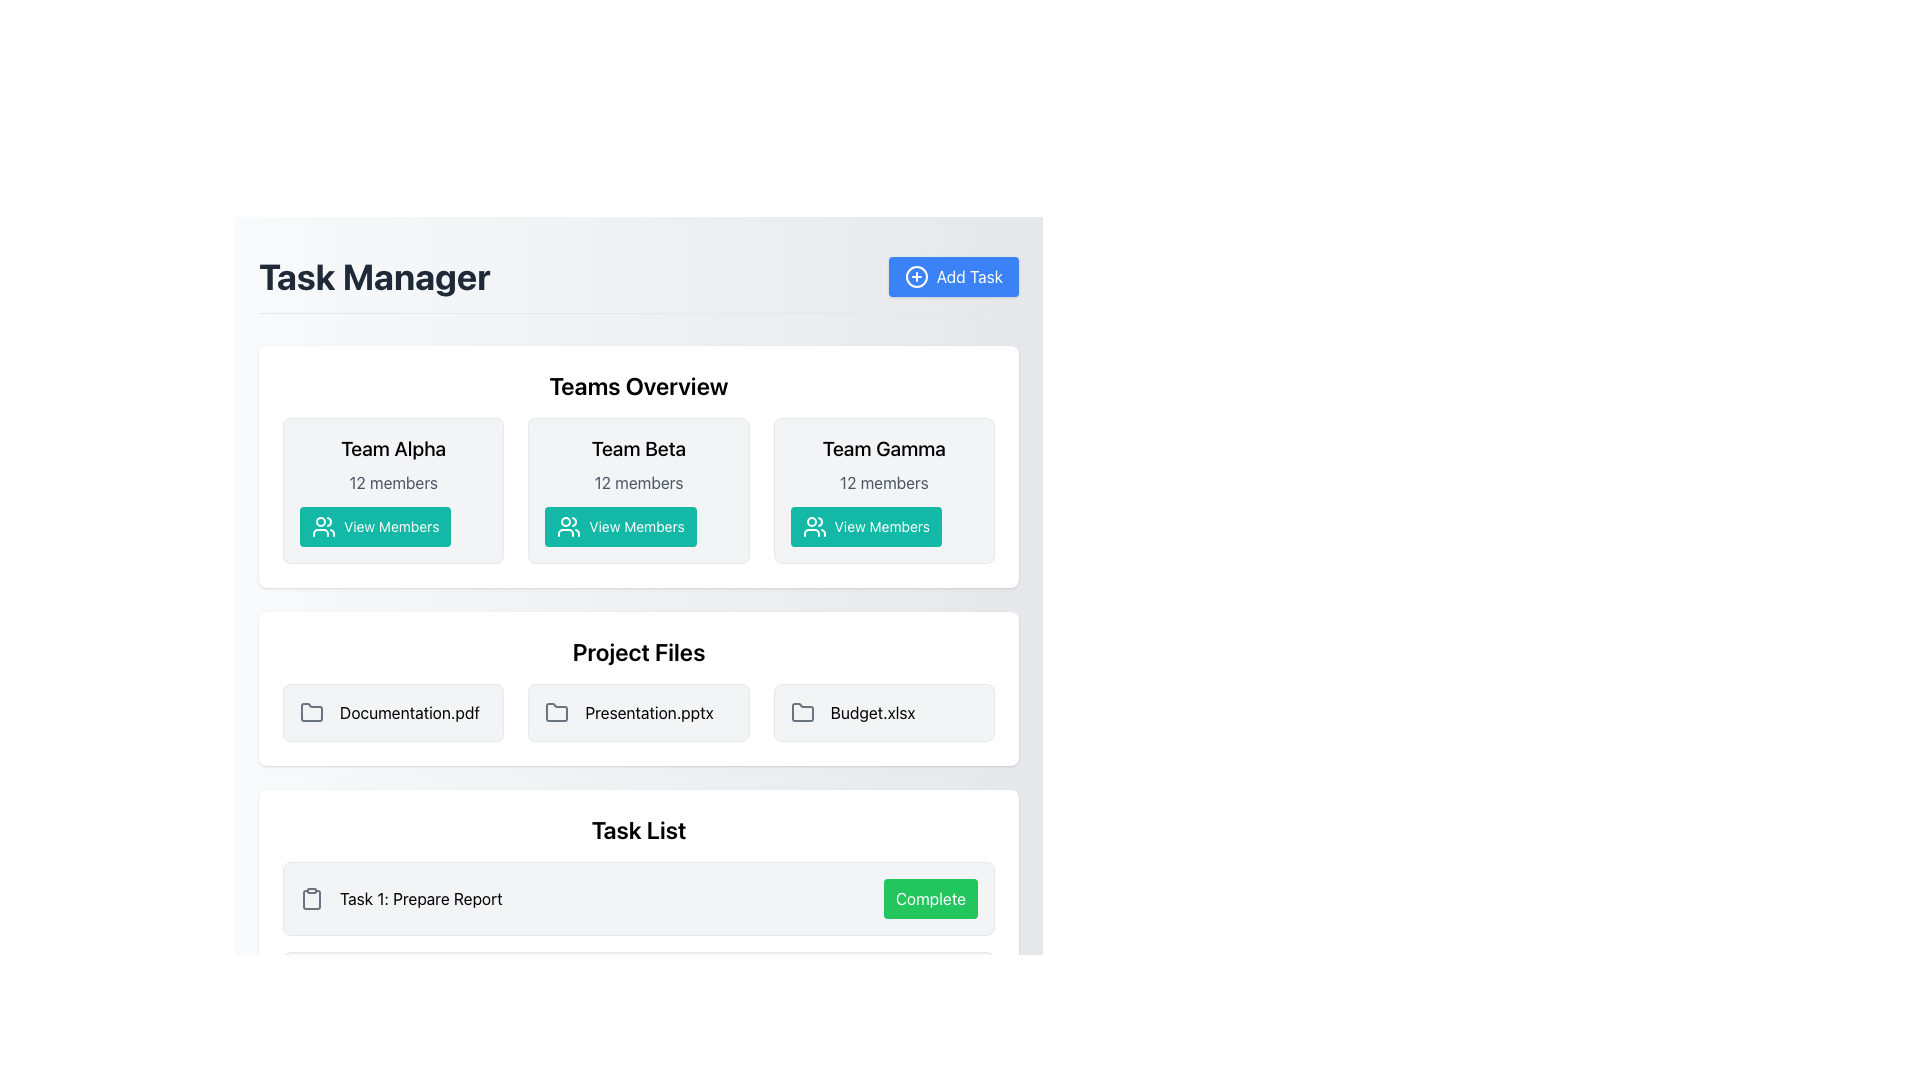 Image resolution: width=1920 pixels, height=1080 pixels. Describe the element at coordinates (400, 897) in the screenshot. I see `the text label 'Task 1: Prepare Report' which is accompanied by a clipboard icon, located in the 'Task List' section of the interface` at that location.